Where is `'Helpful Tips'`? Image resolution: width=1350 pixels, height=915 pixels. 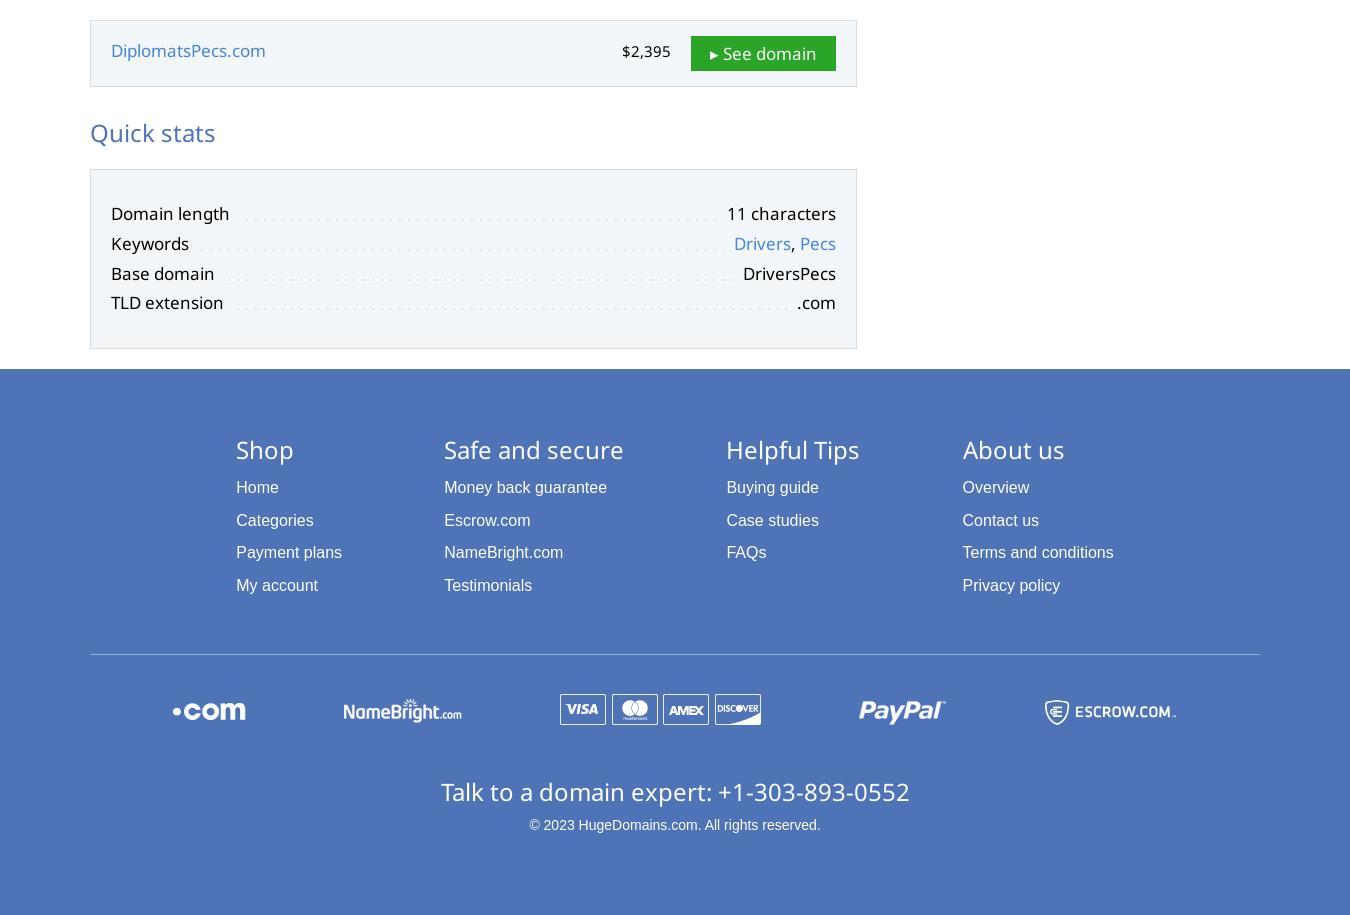
'Helpful Tips' is located at coordinates (792, 448).